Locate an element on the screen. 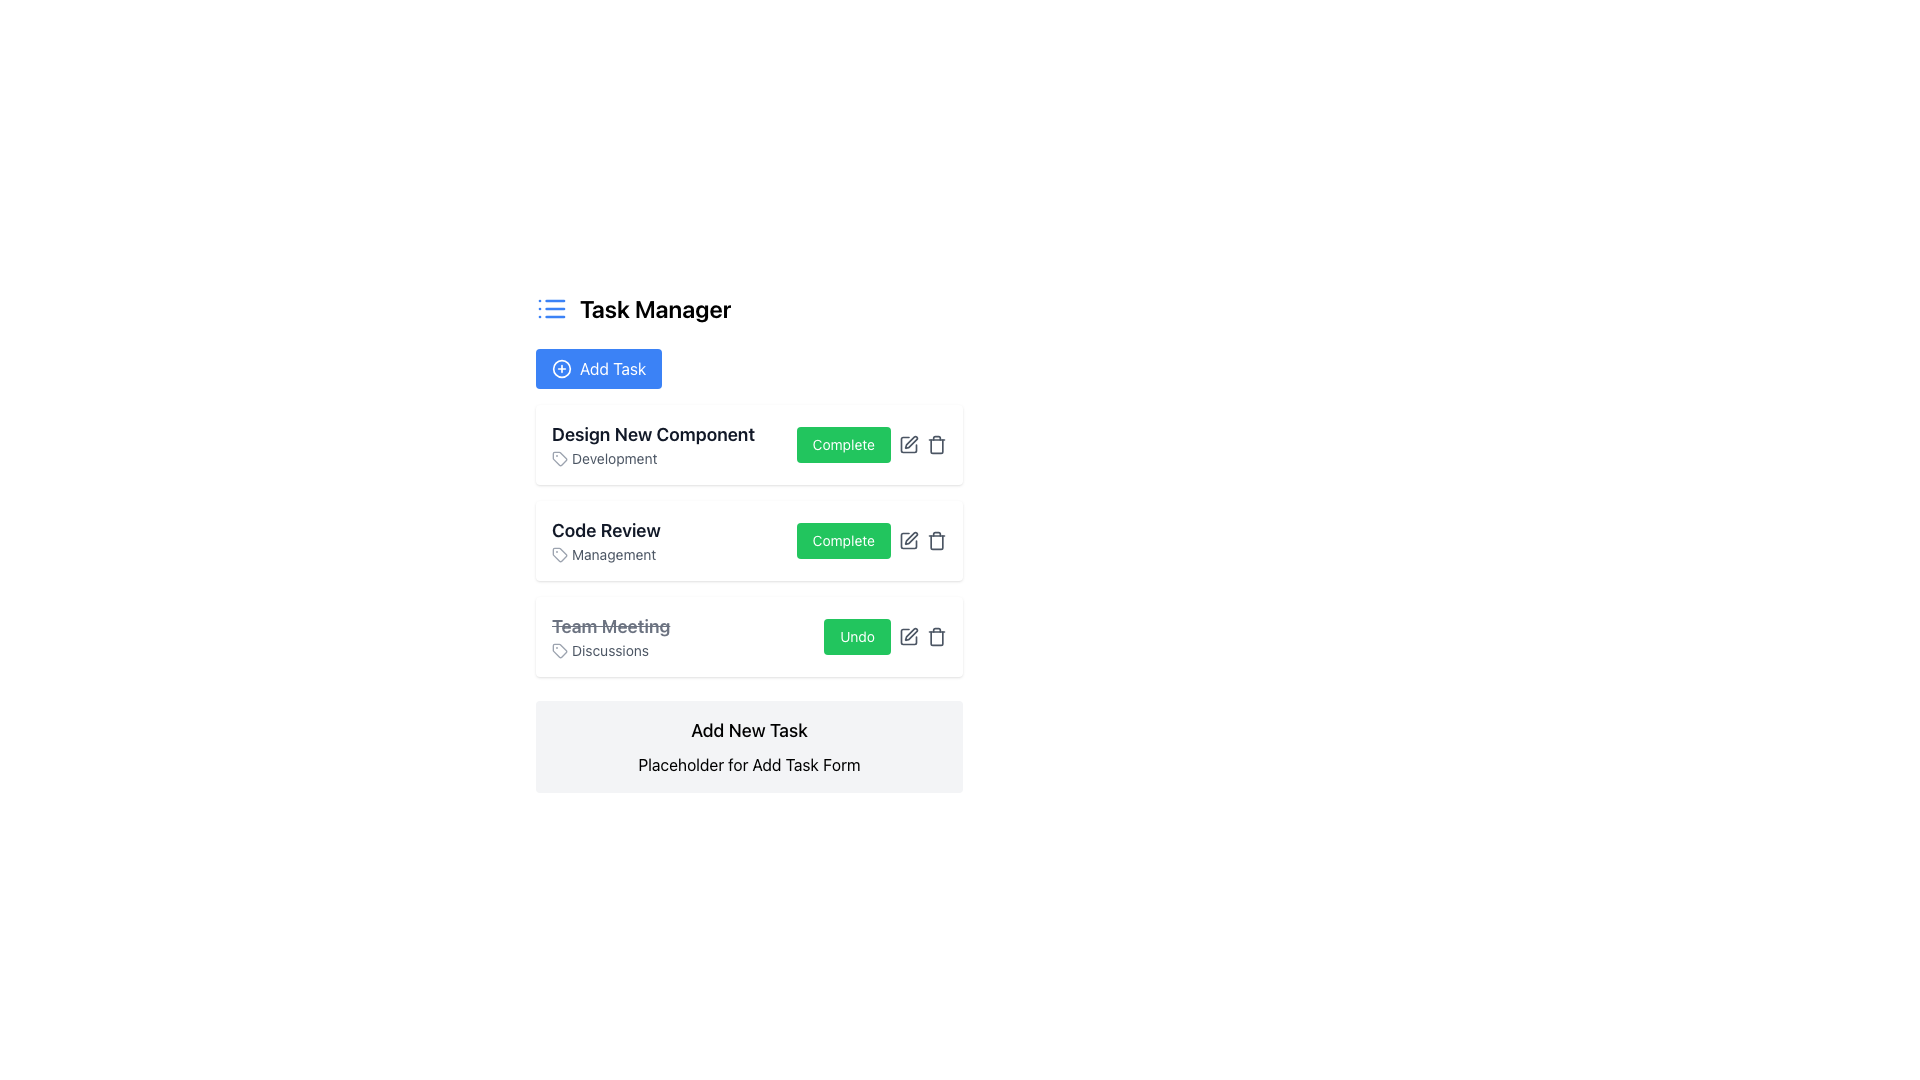 This screenshot has height=1080, width=1920. the icon representing the Add Task functionality located to the left of the 'Add Task' button near the Task Manager header is located at coordinates (560, 369).